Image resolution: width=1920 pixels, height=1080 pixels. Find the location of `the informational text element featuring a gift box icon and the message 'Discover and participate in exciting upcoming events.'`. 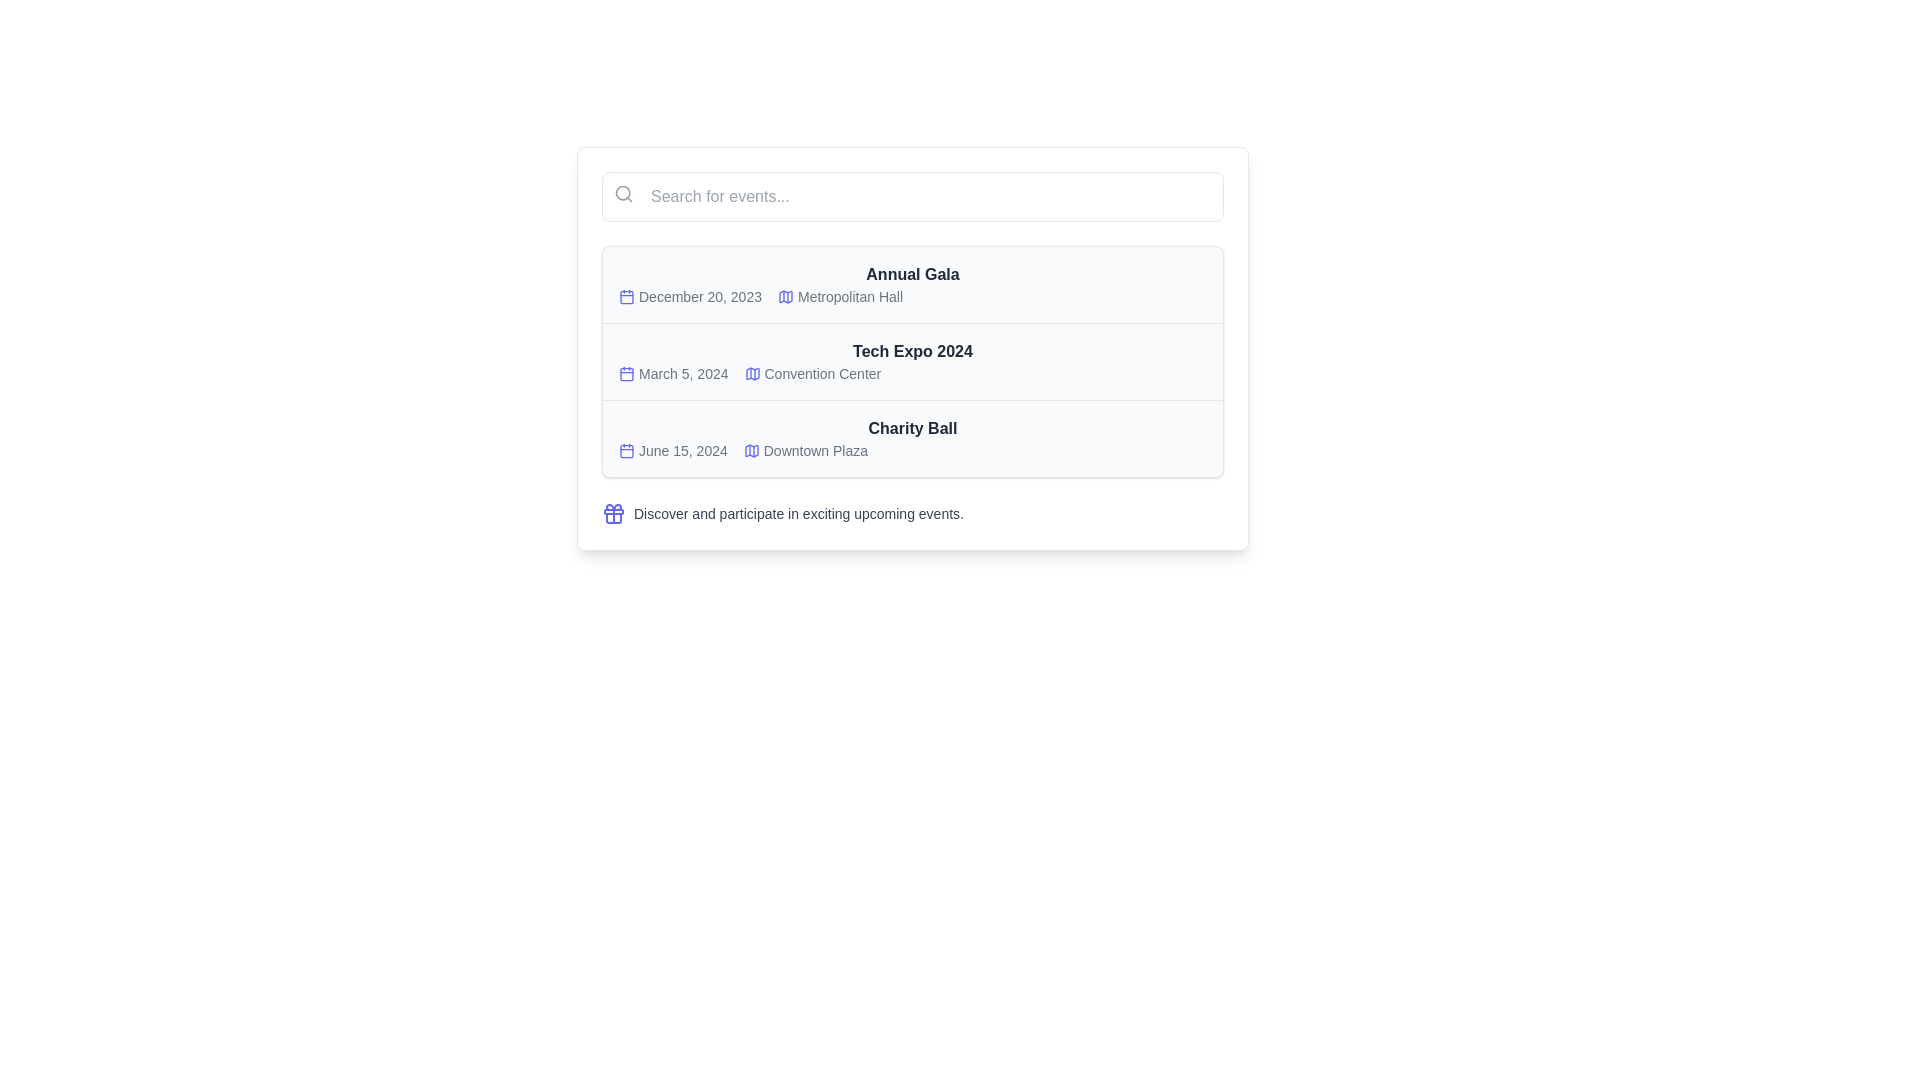

the informational text element featuring a gift box icon and the message 'Discover and participate in exciting upcoming events.' is located at coordinates (911, 512).